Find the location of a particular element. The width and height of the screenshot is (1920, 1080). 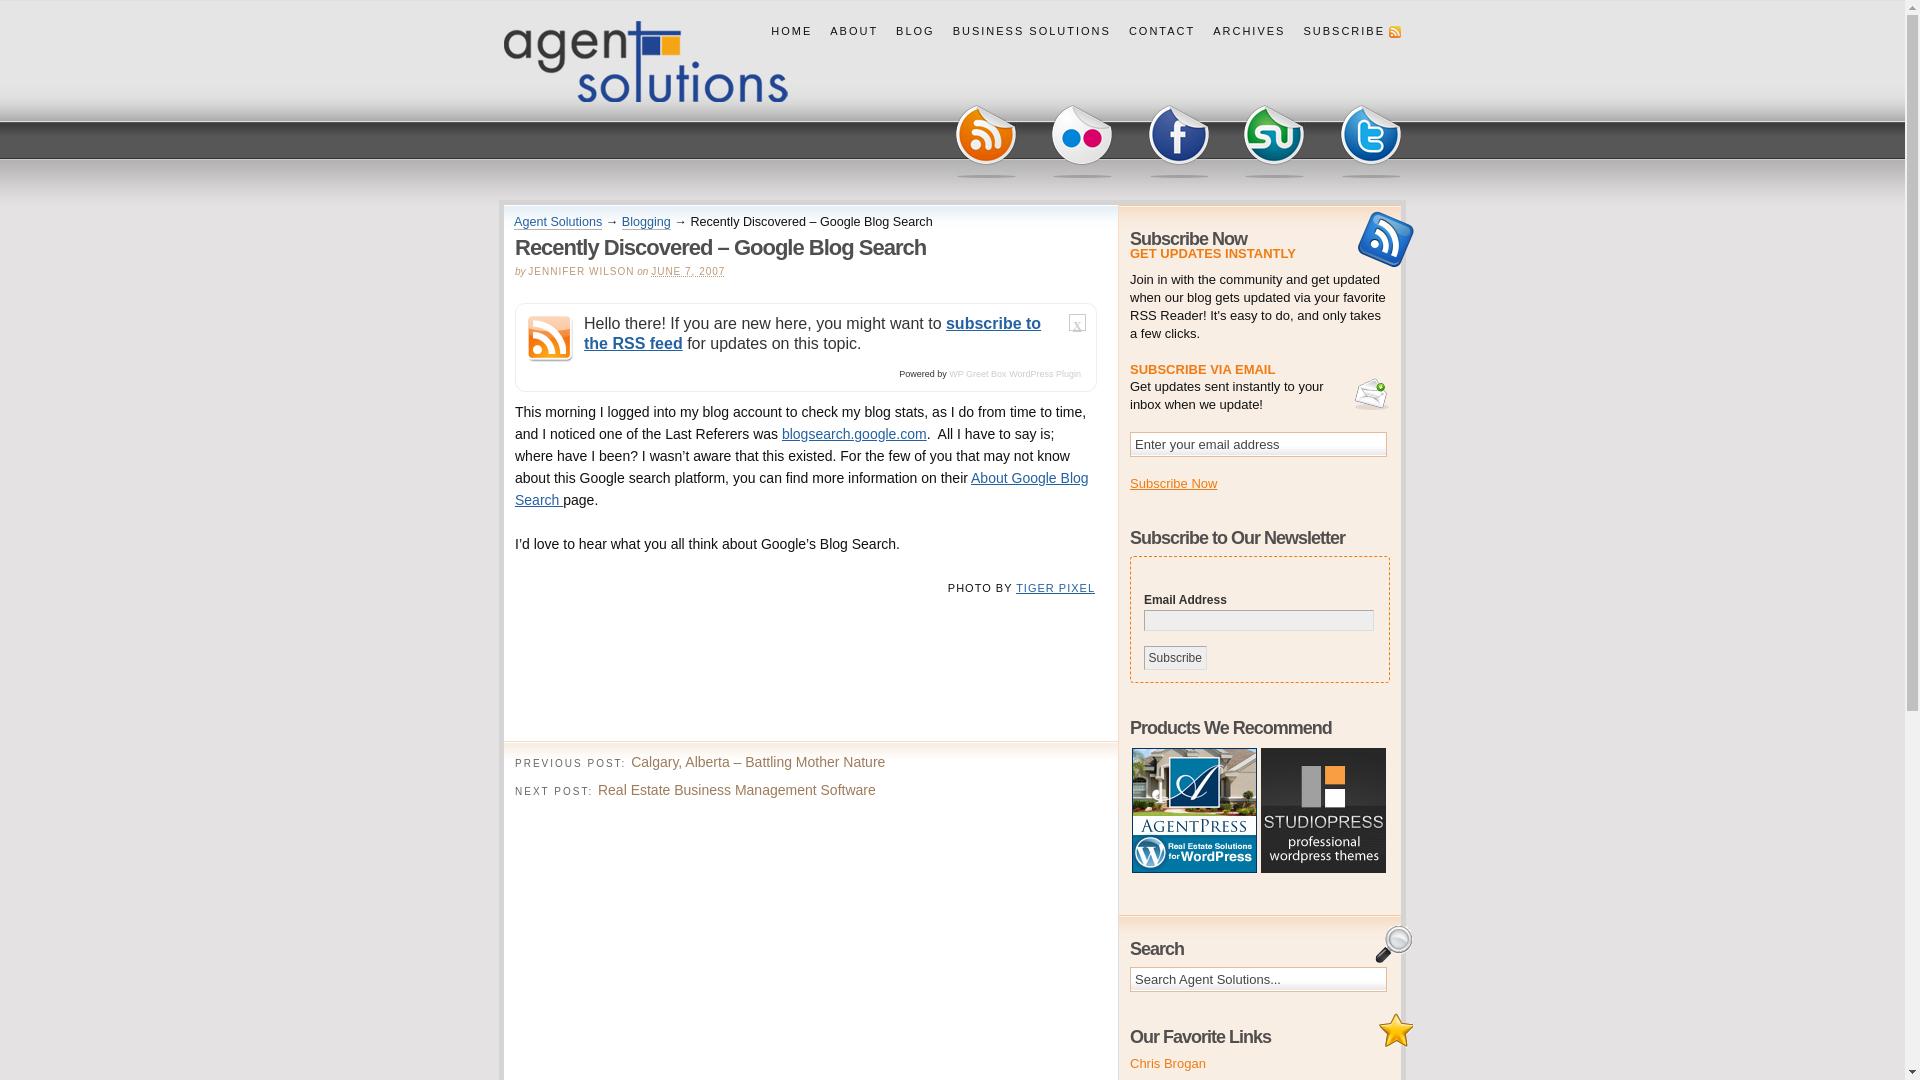

'Jennifer Wilson on Facebook' is located at coordinates (1178, 141).